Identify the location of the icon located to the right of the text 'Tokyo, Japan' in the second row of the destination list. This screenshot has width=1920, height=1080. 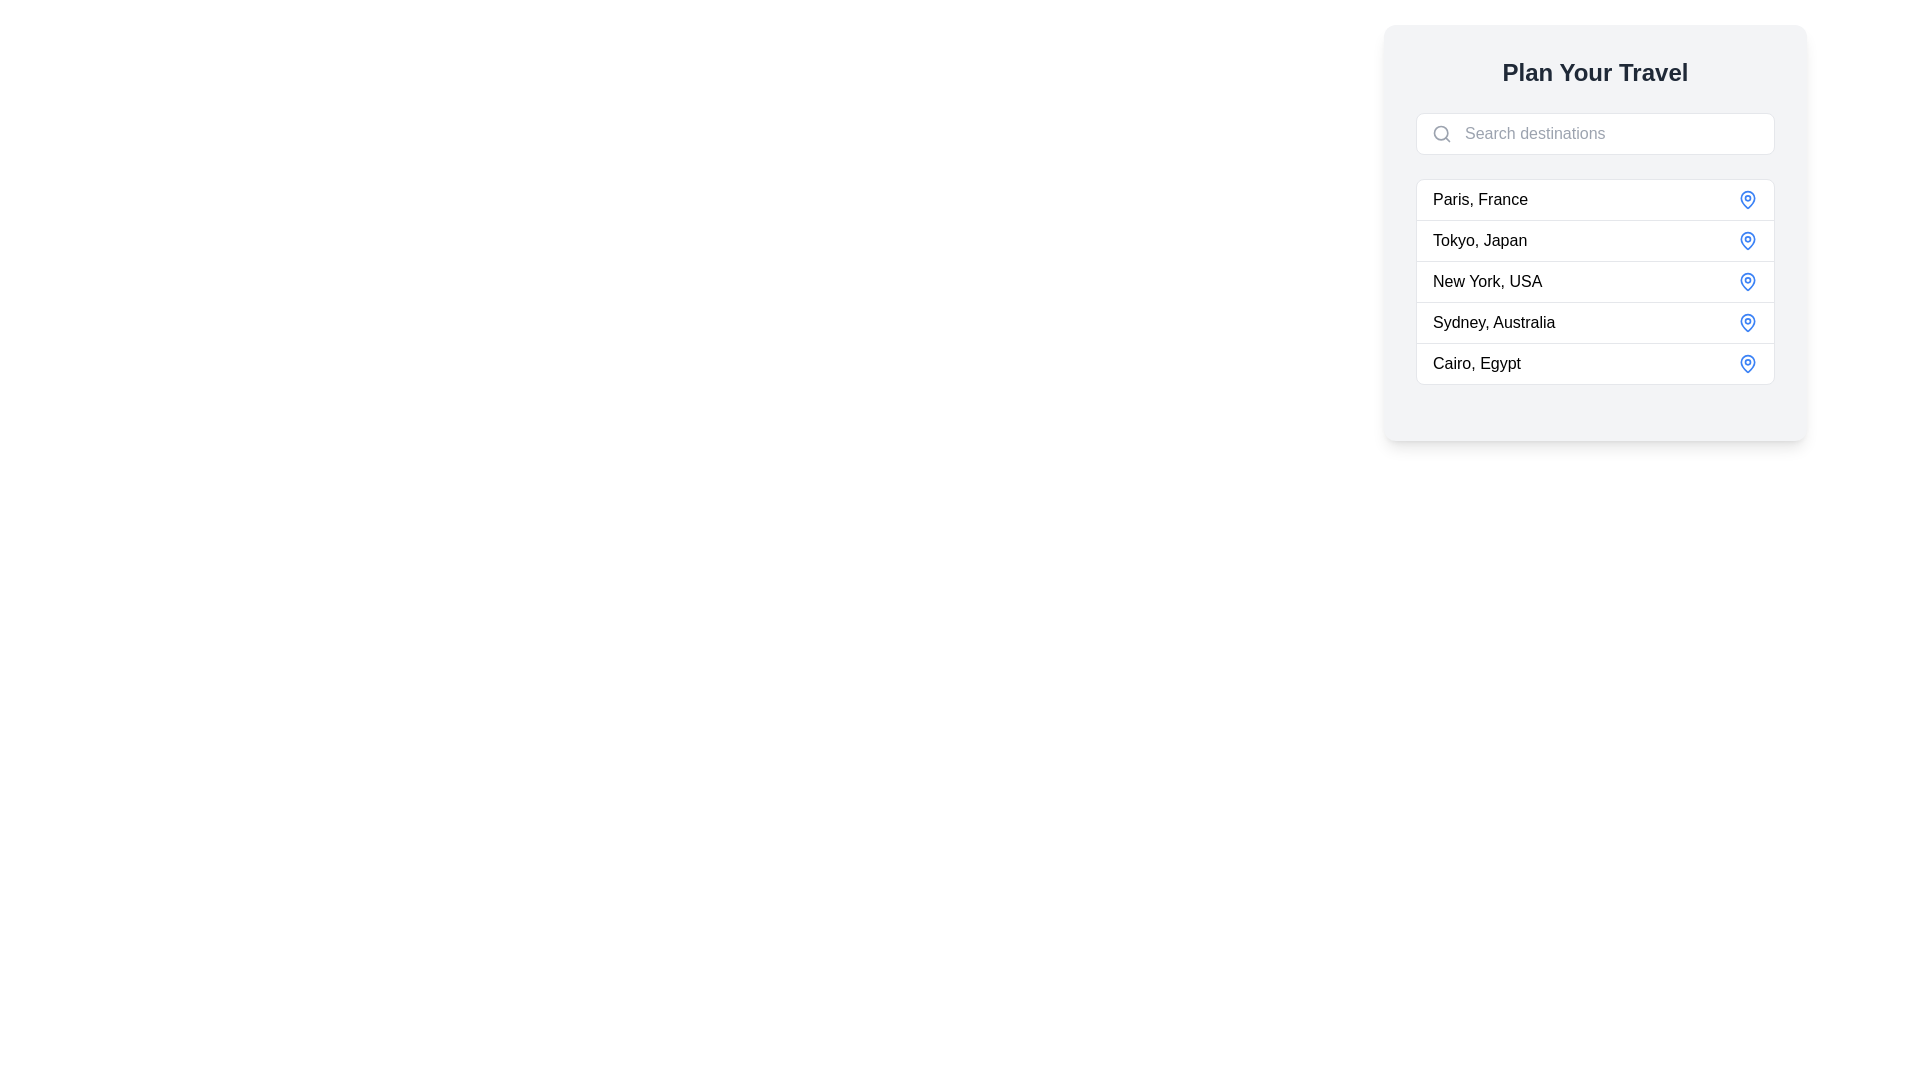
(1746, 238).